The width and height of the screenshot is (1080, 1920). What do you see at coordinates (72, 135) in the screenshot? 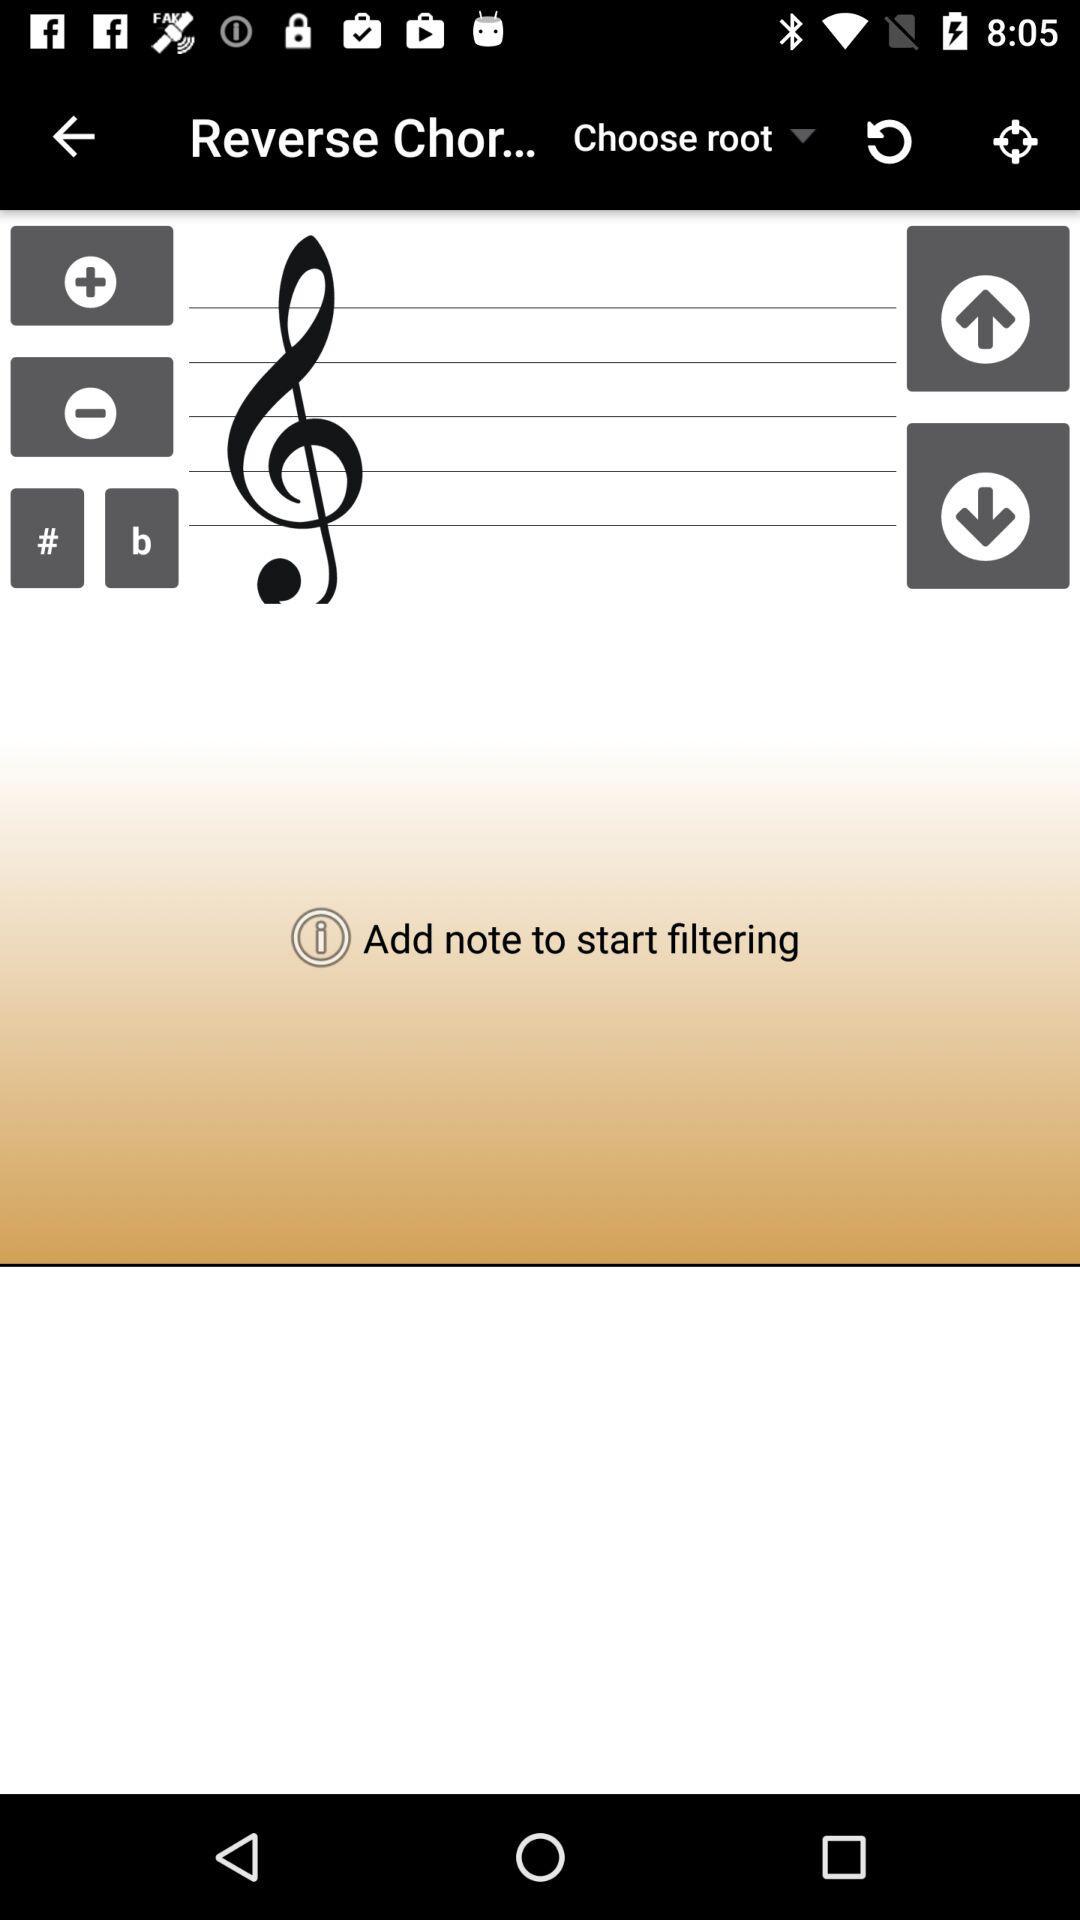
I see `icon next to reverse chord lookup icon` at bounding box center [72, 135].